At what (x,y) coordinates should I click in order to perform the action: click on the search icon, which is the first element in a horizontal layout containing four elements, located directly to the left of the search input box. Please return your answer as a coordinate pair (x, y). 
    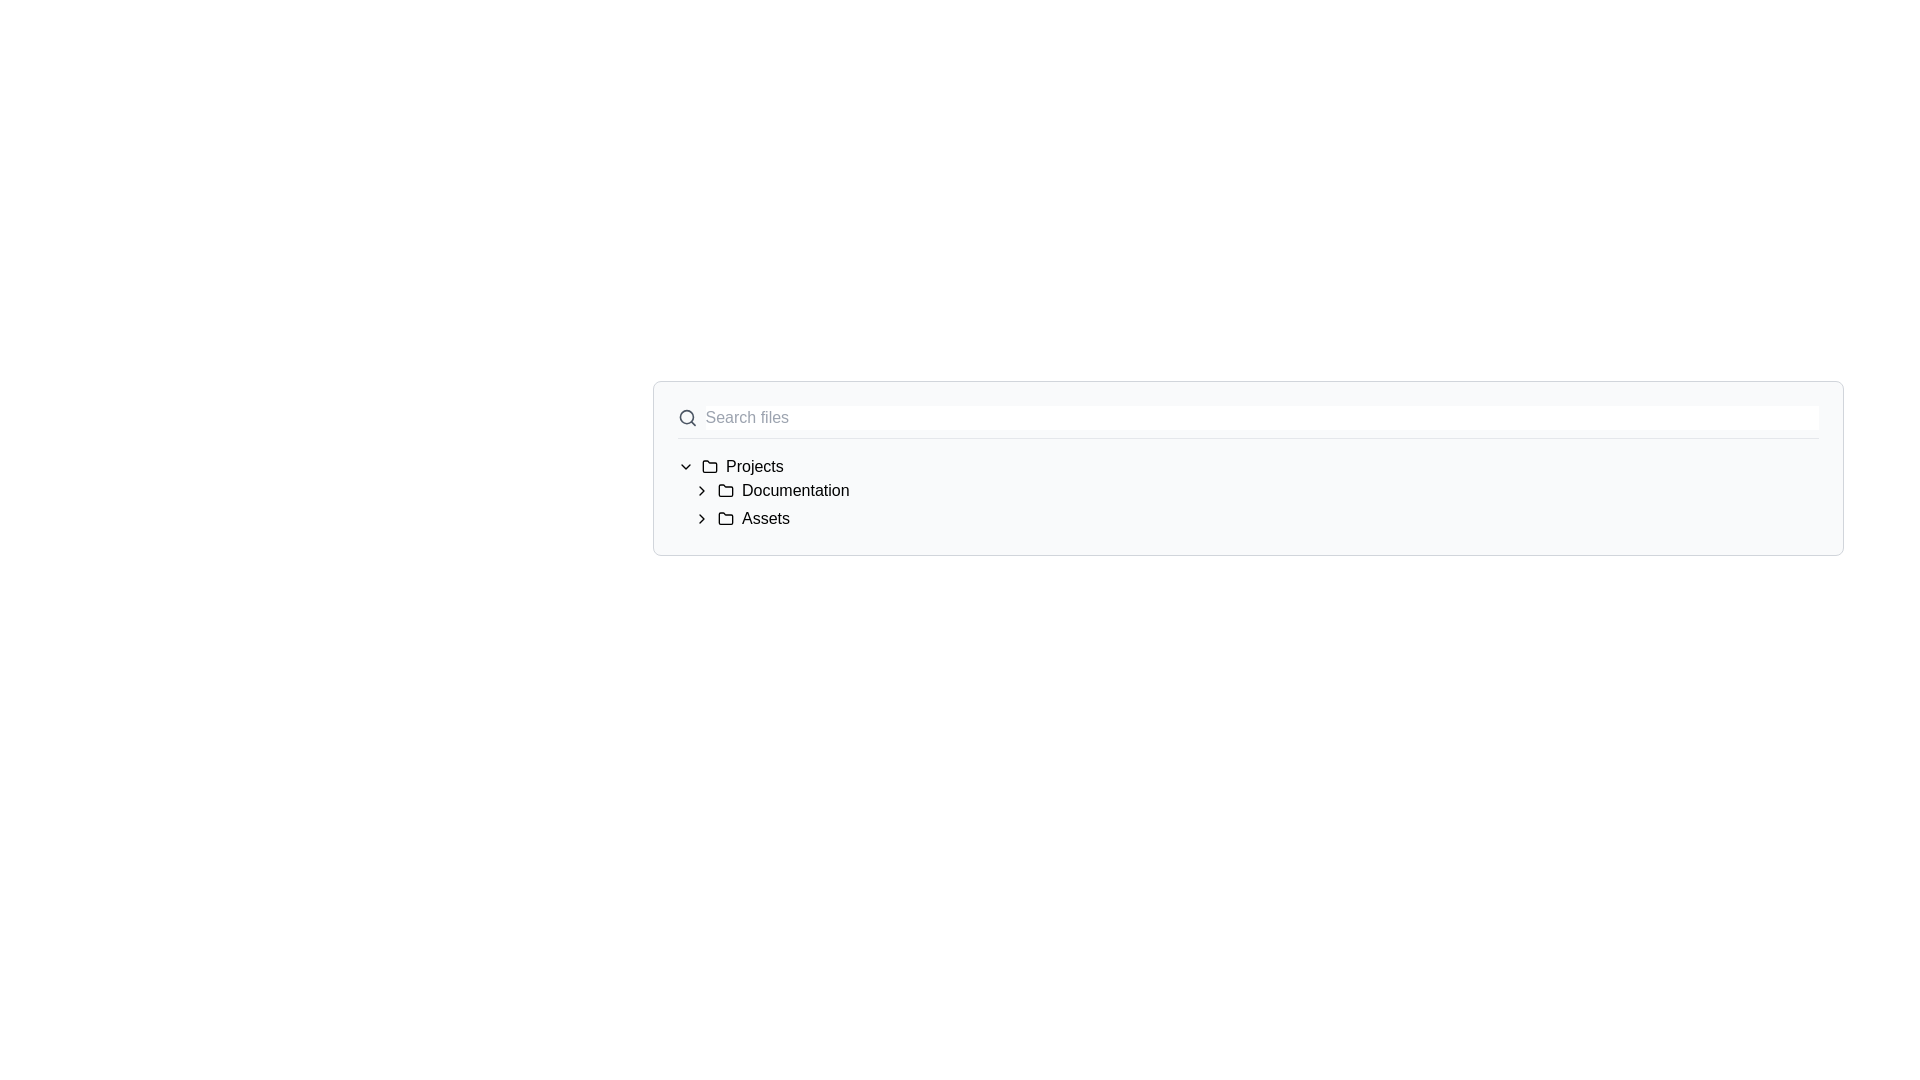
    Looking at the image, I should click on (687, 416).